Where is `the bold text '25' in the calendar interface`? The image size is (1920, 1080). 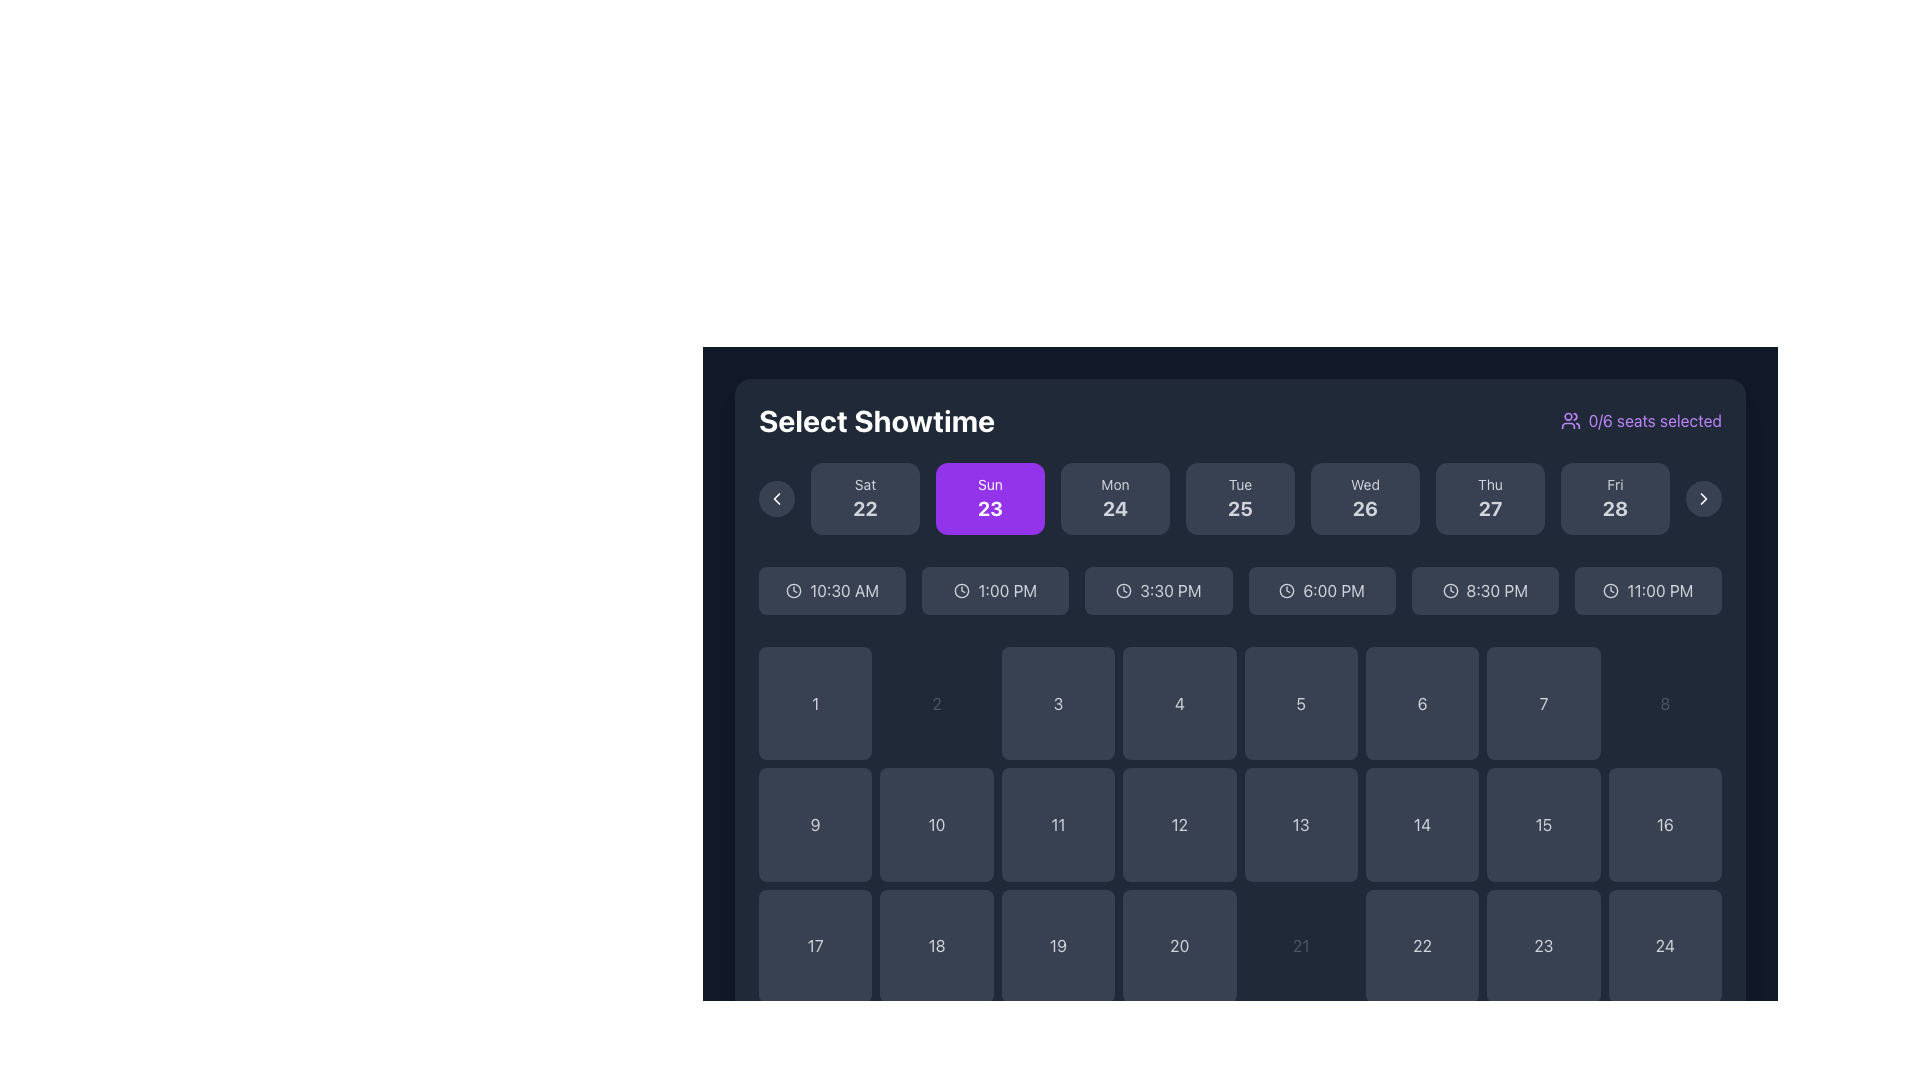
the bold text '25' in the calendar interface is located at coordinates (1239, 508).